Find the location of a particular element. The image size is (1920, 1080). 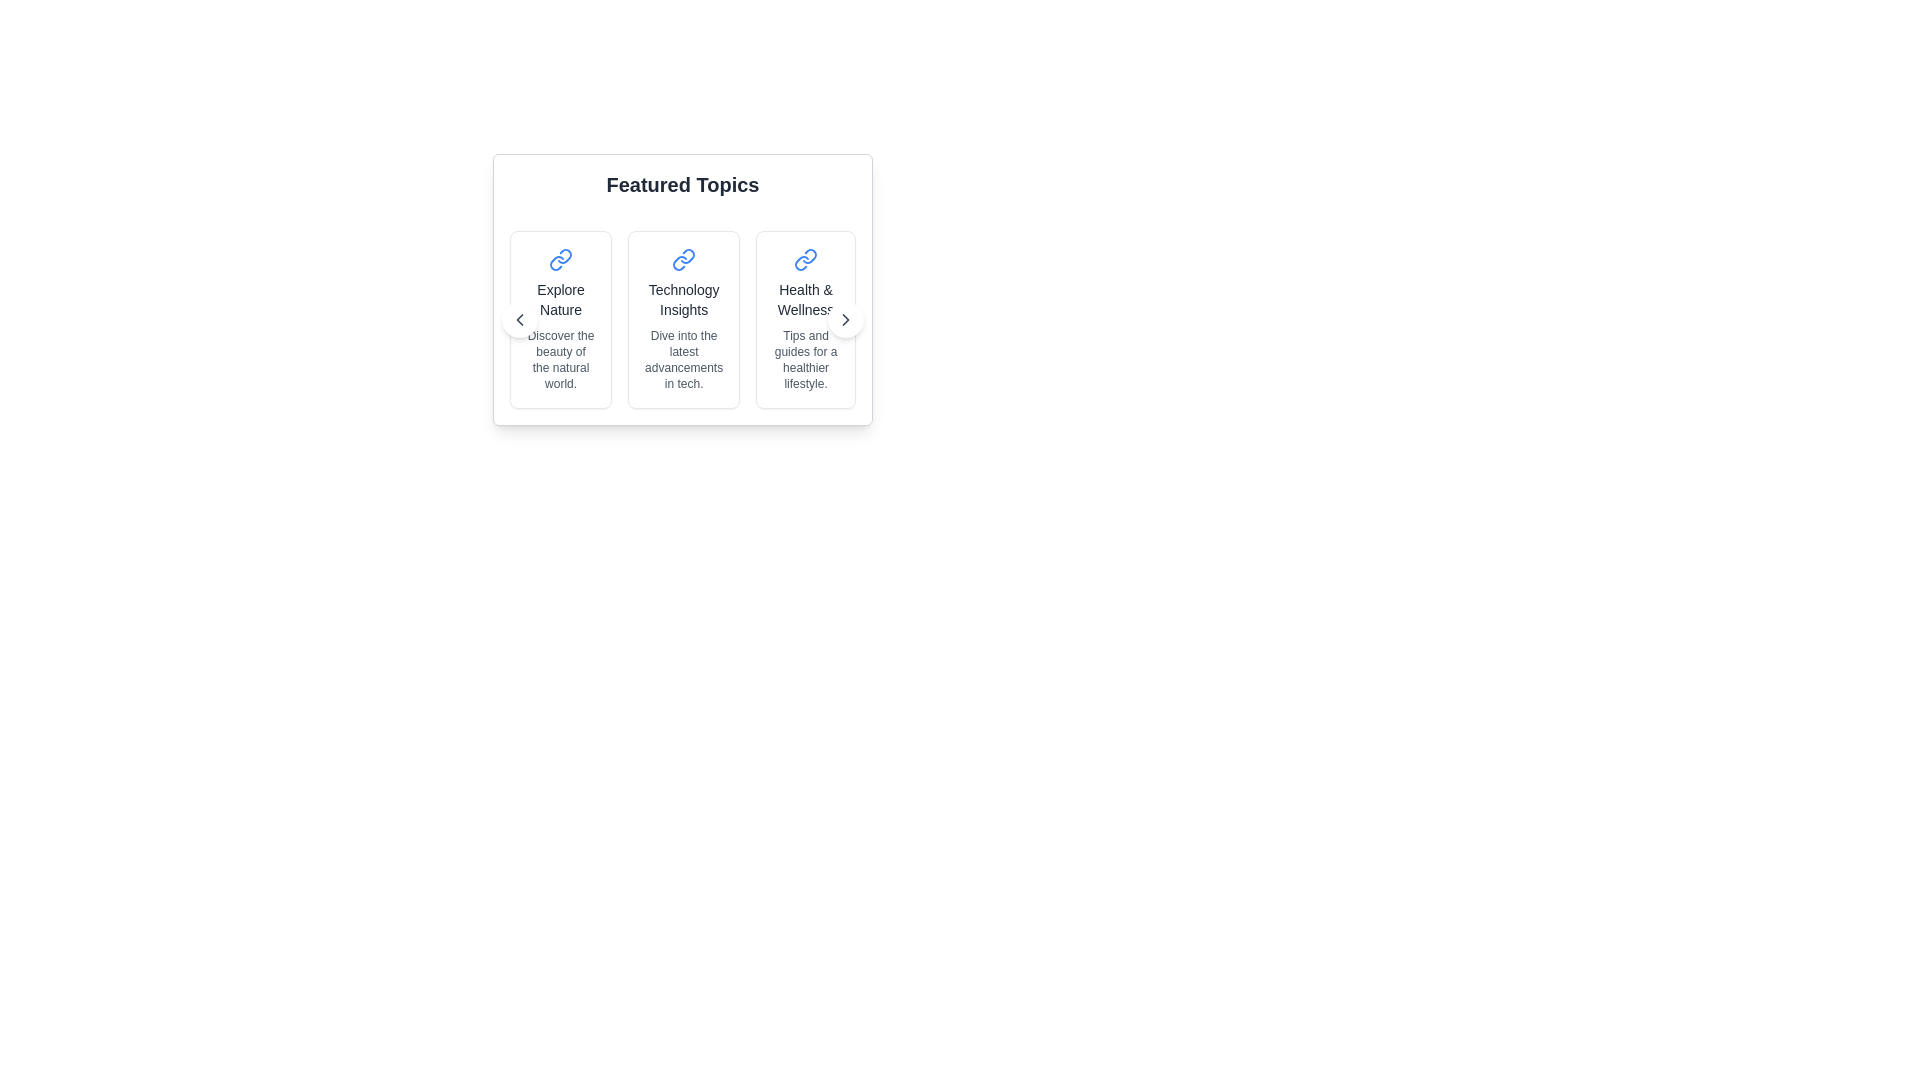

the blue chain link icon located in the first card of the 'Featured Topics' section, which is positioned to the left of the 'Explore Nature' title text is located at coordinates (564, 255).